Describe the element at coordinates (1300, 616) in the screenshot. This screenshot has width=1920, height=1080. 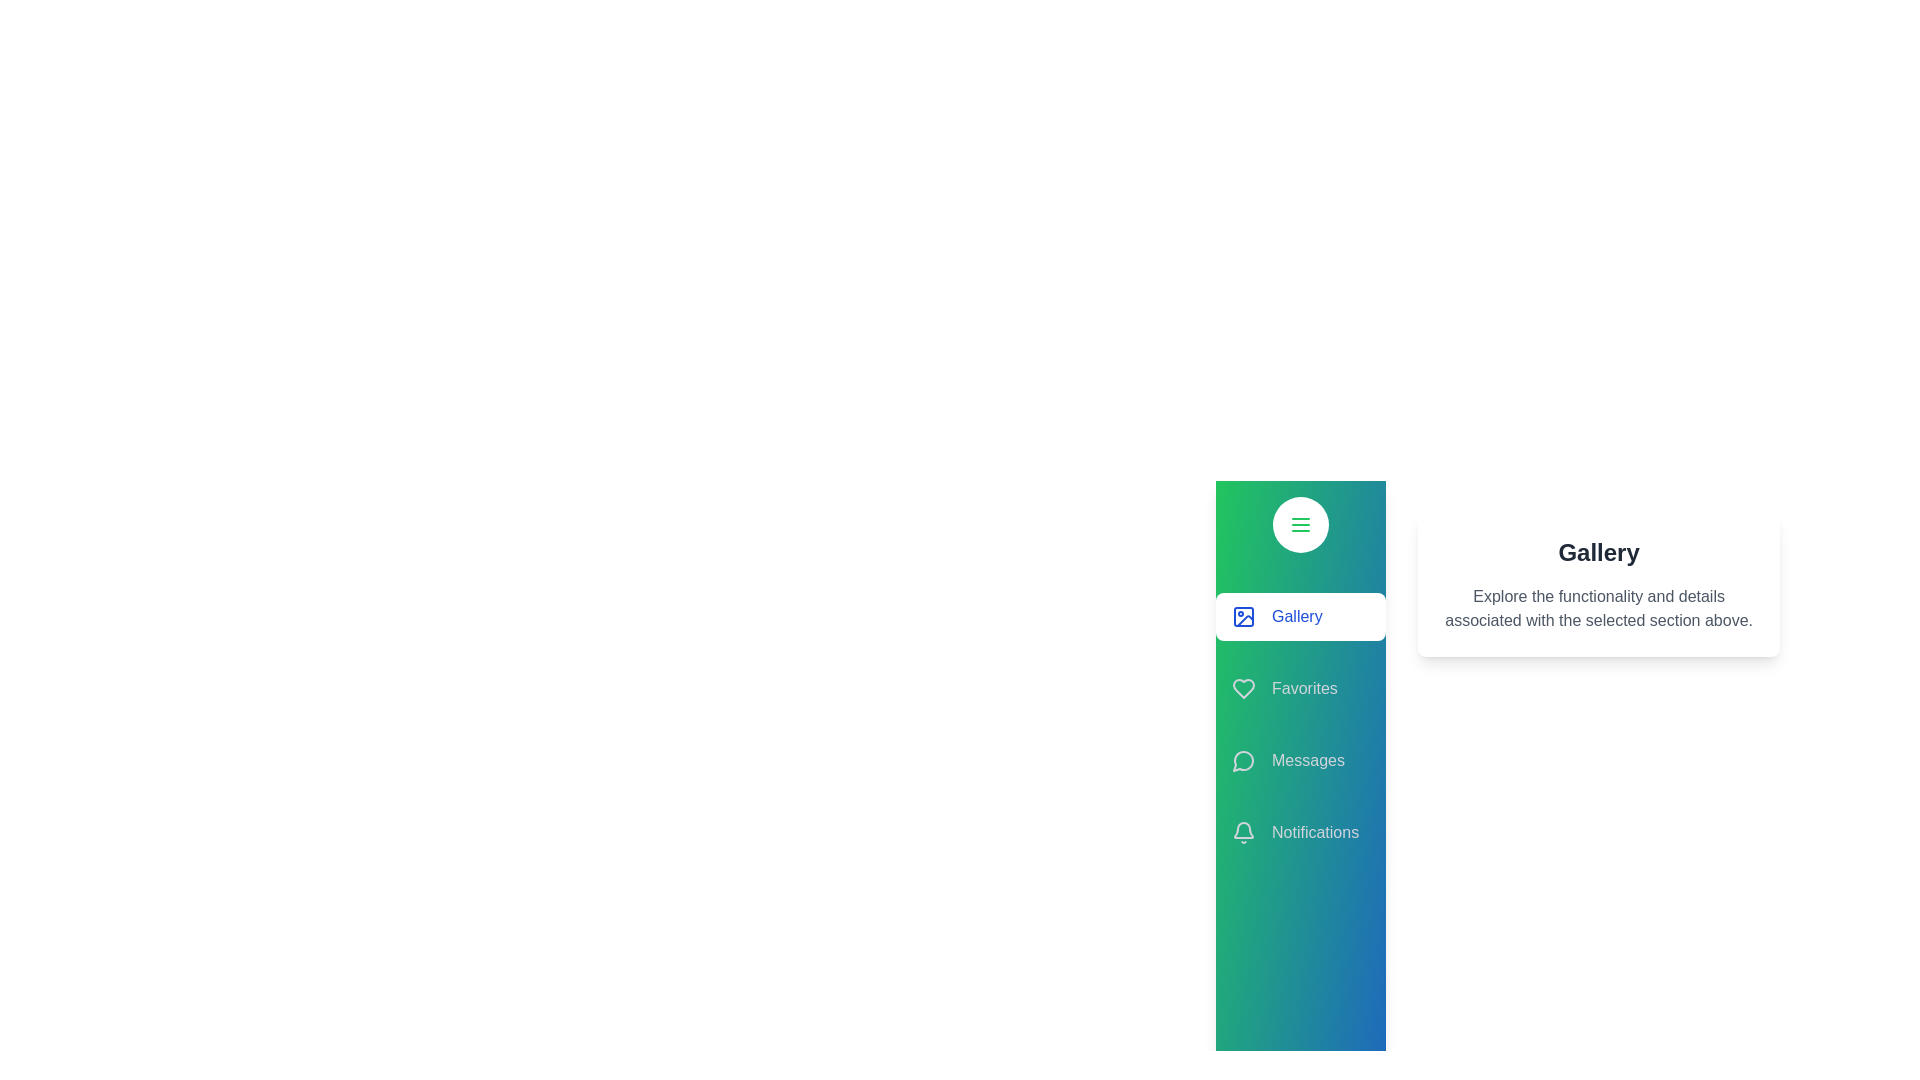
I see `the section Gallery in the EnhancedDrawer component` at that location.